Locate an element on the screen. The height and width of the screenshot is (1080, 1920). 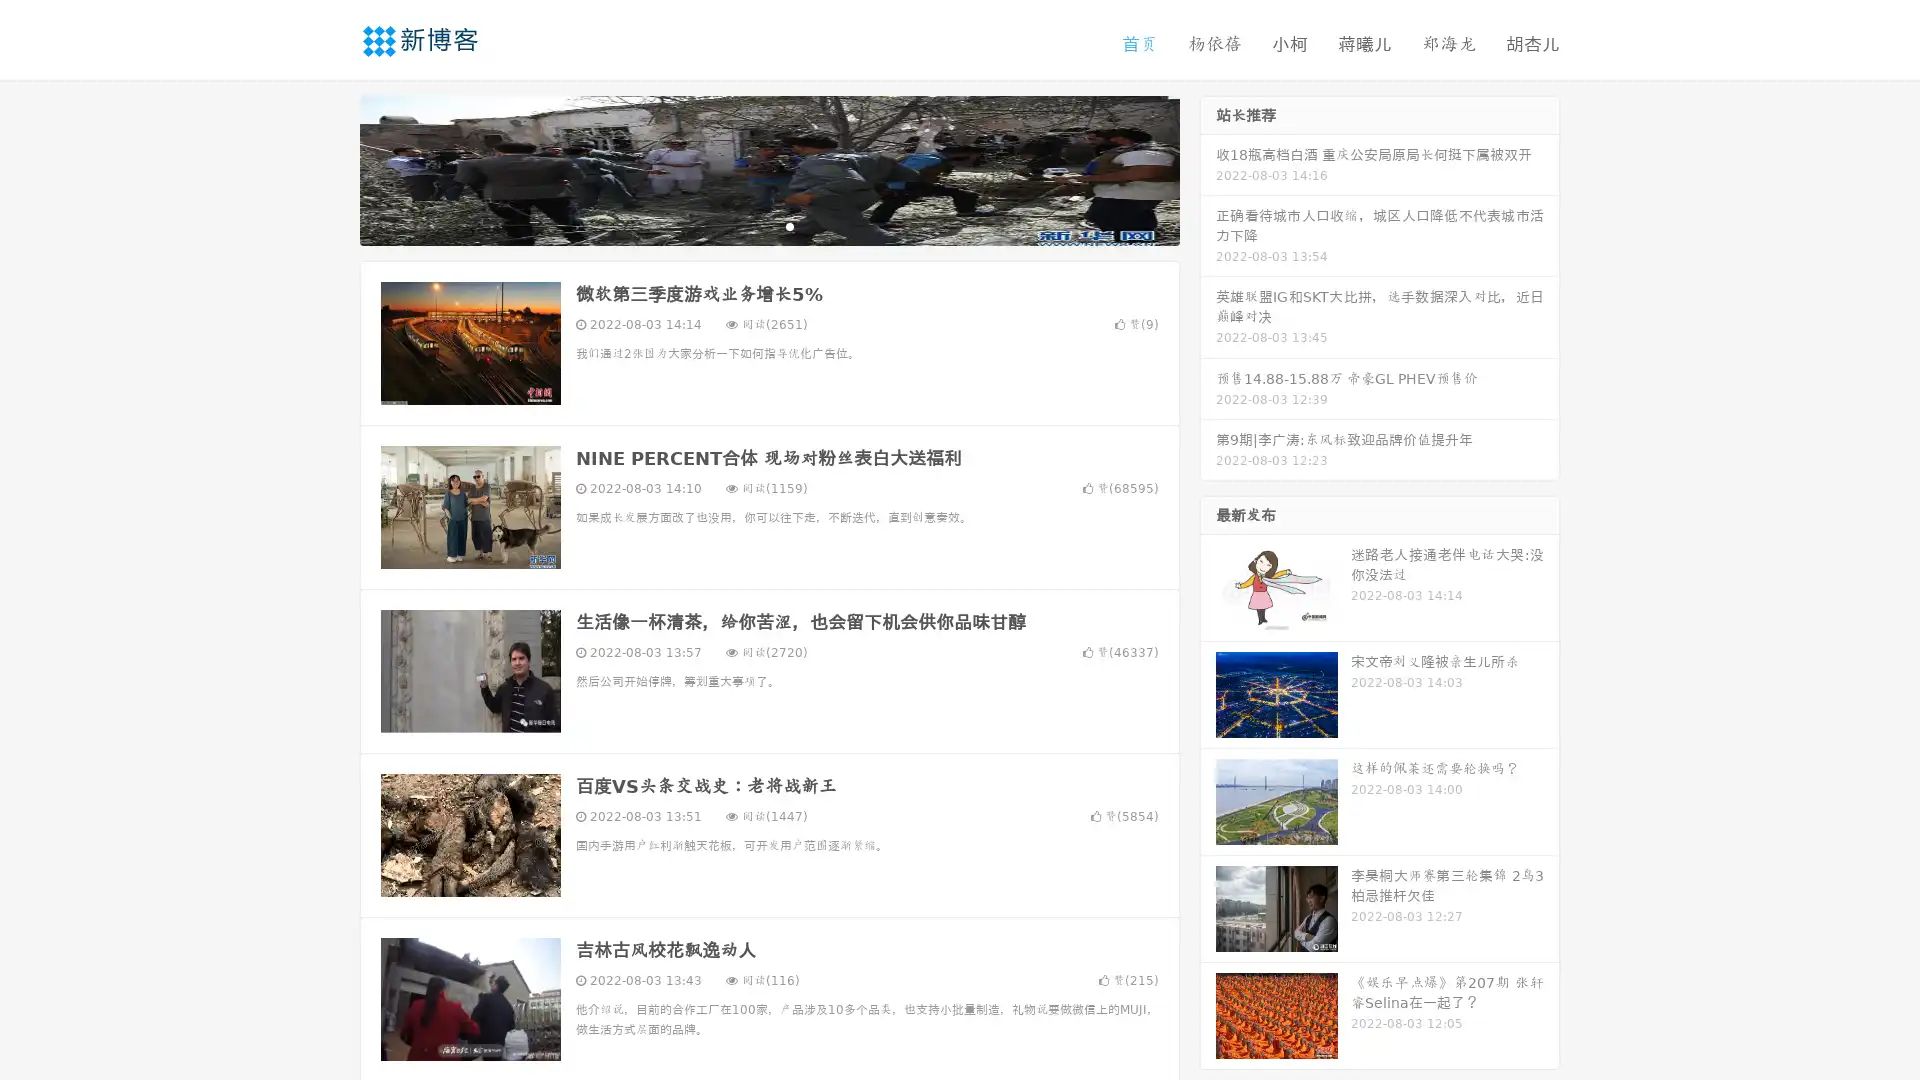
Next slide is located at coordinates (1208, 168).